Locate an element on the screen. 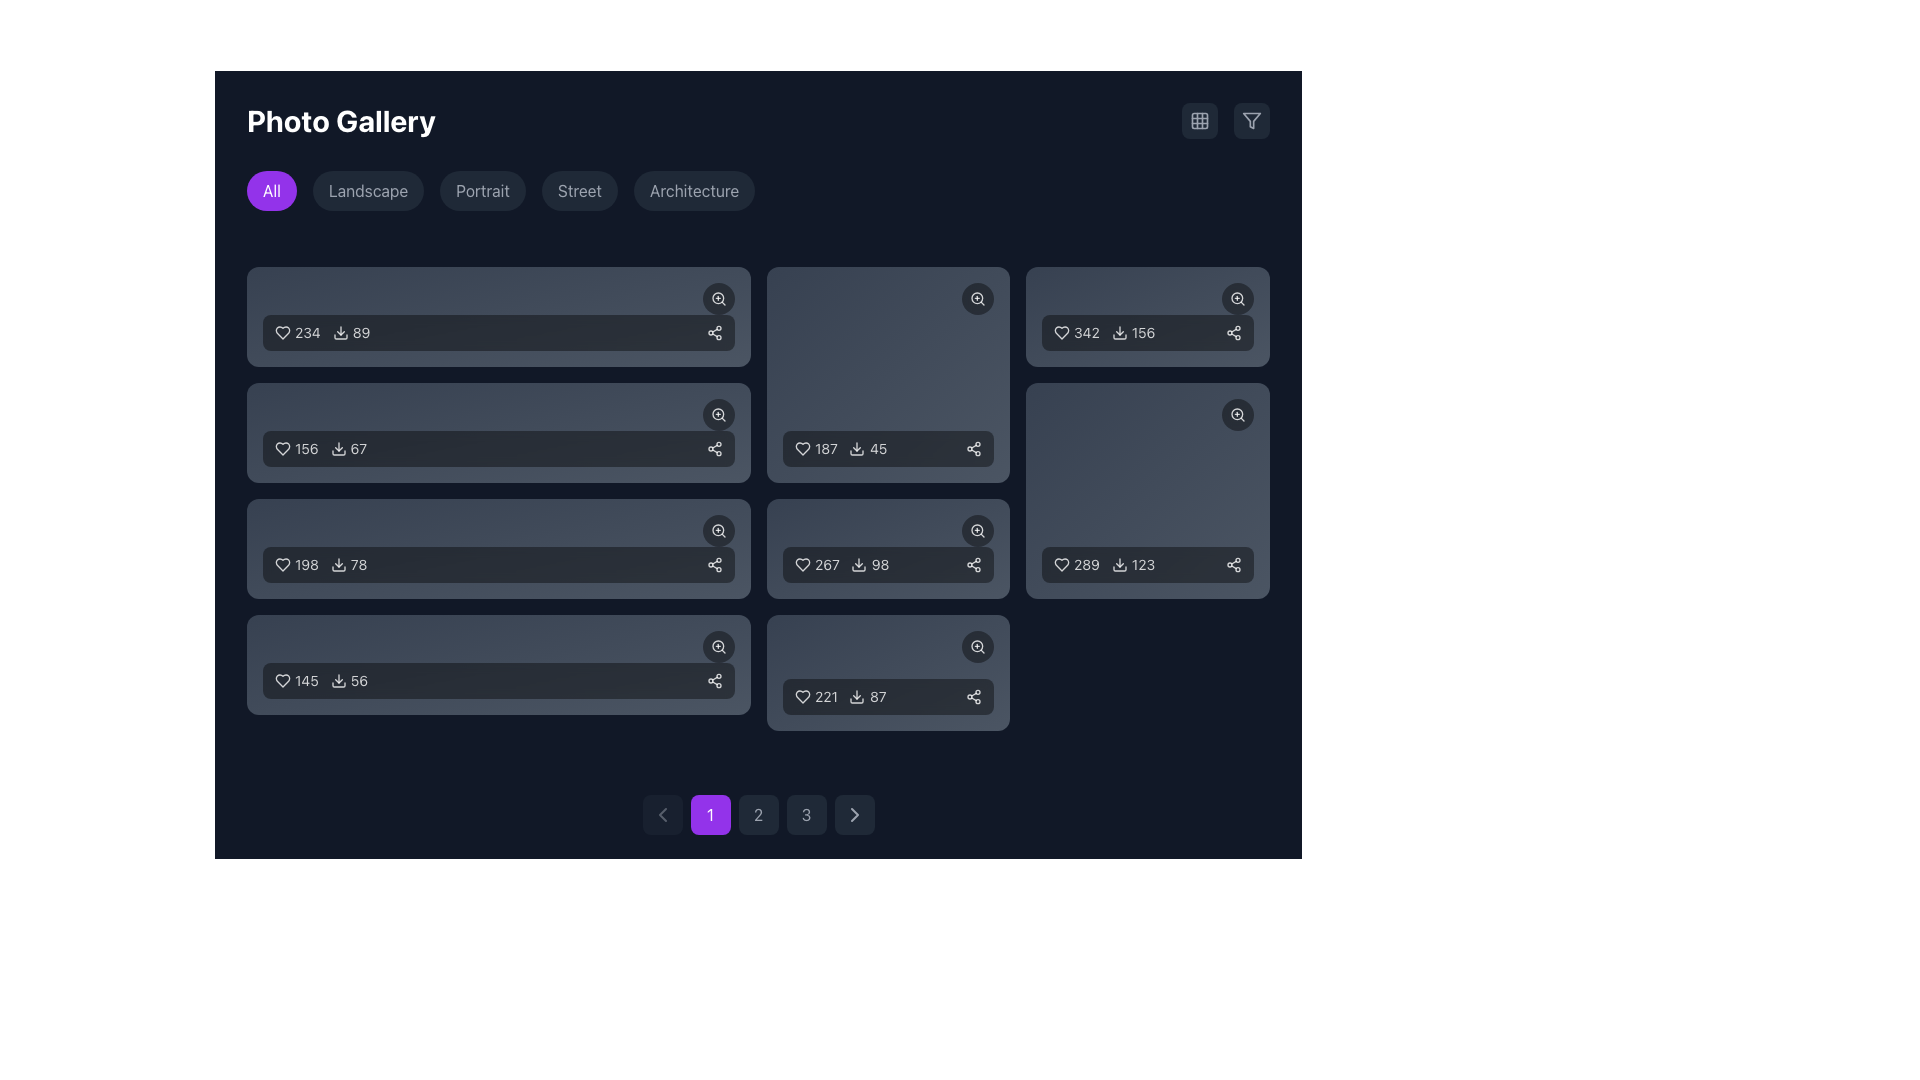  the circular zoom-in button with a magnifying glass icon located at the top-right corner of the image statistics card is located at coordinates (718, 530).